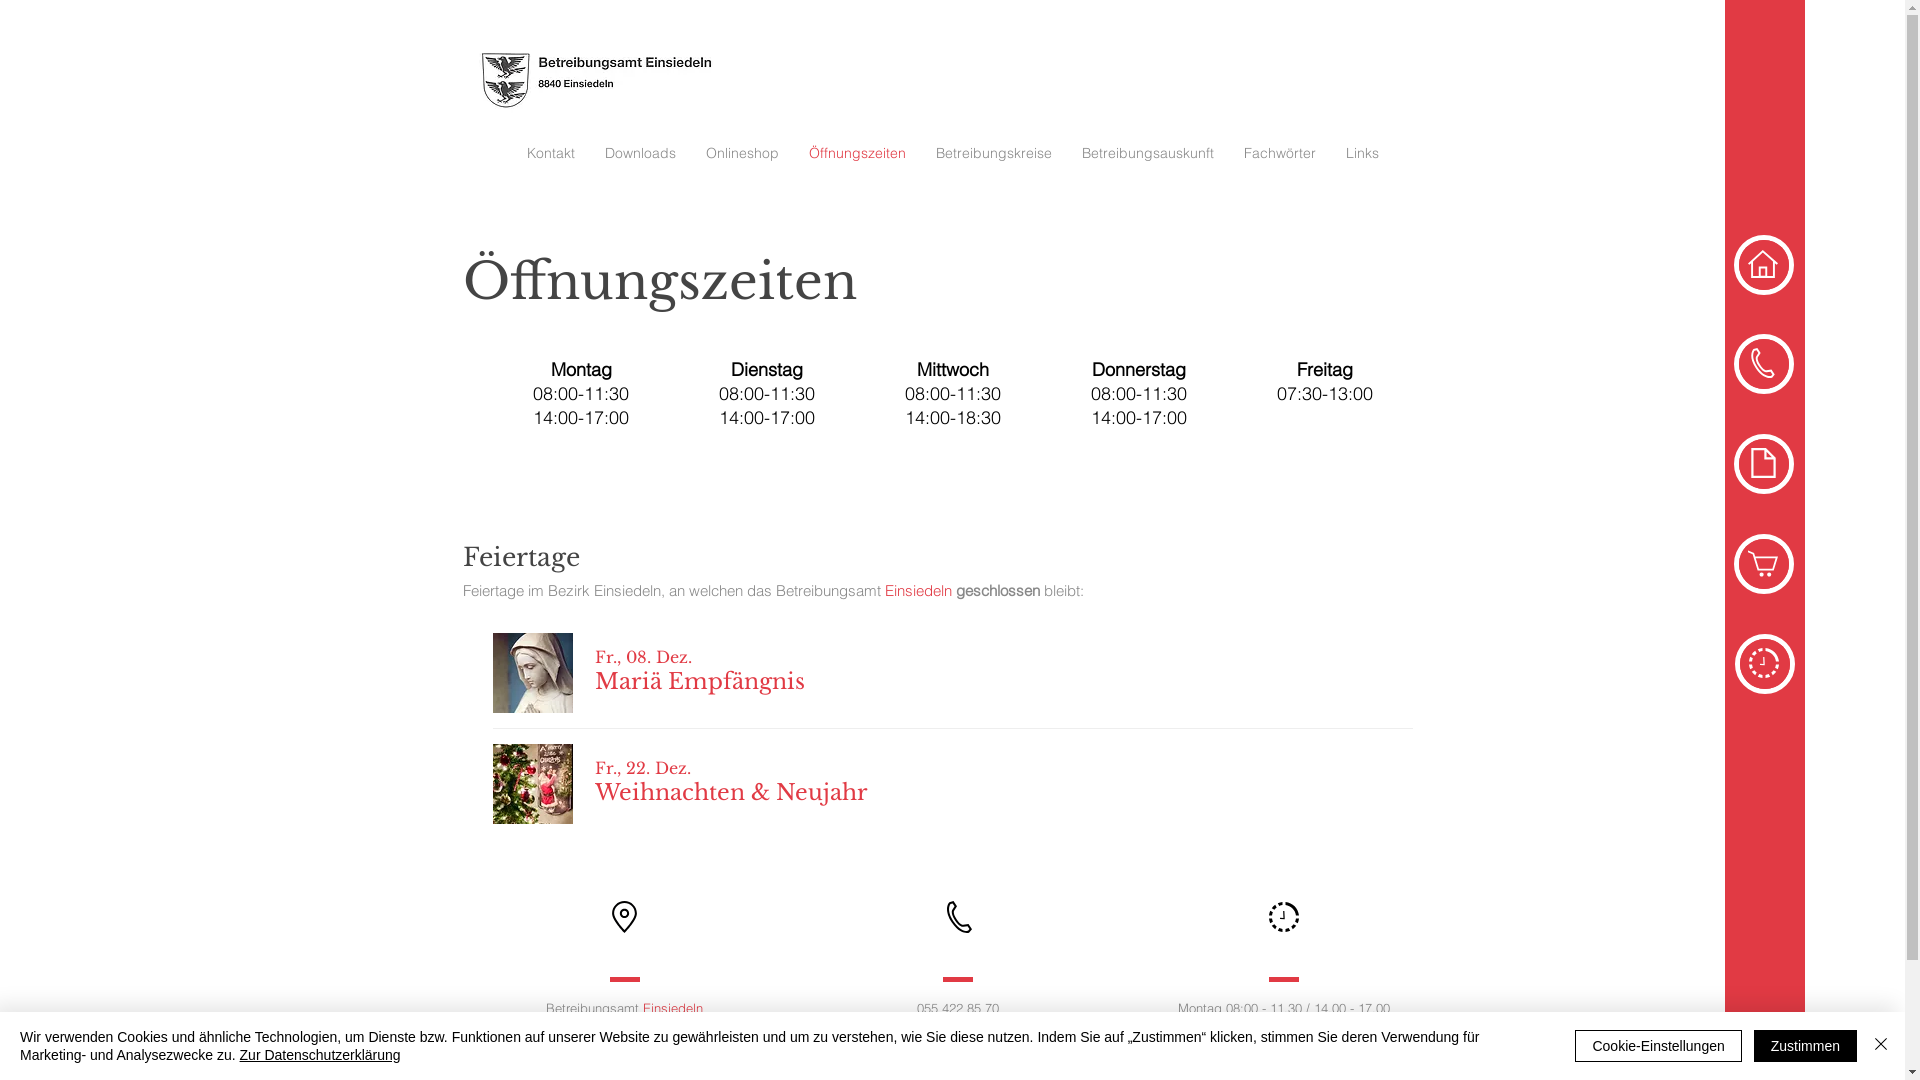 This screenshot has width=1920, height=1080. I want to click on 'Cookie-Einstellungen', so click(1657, 1044).